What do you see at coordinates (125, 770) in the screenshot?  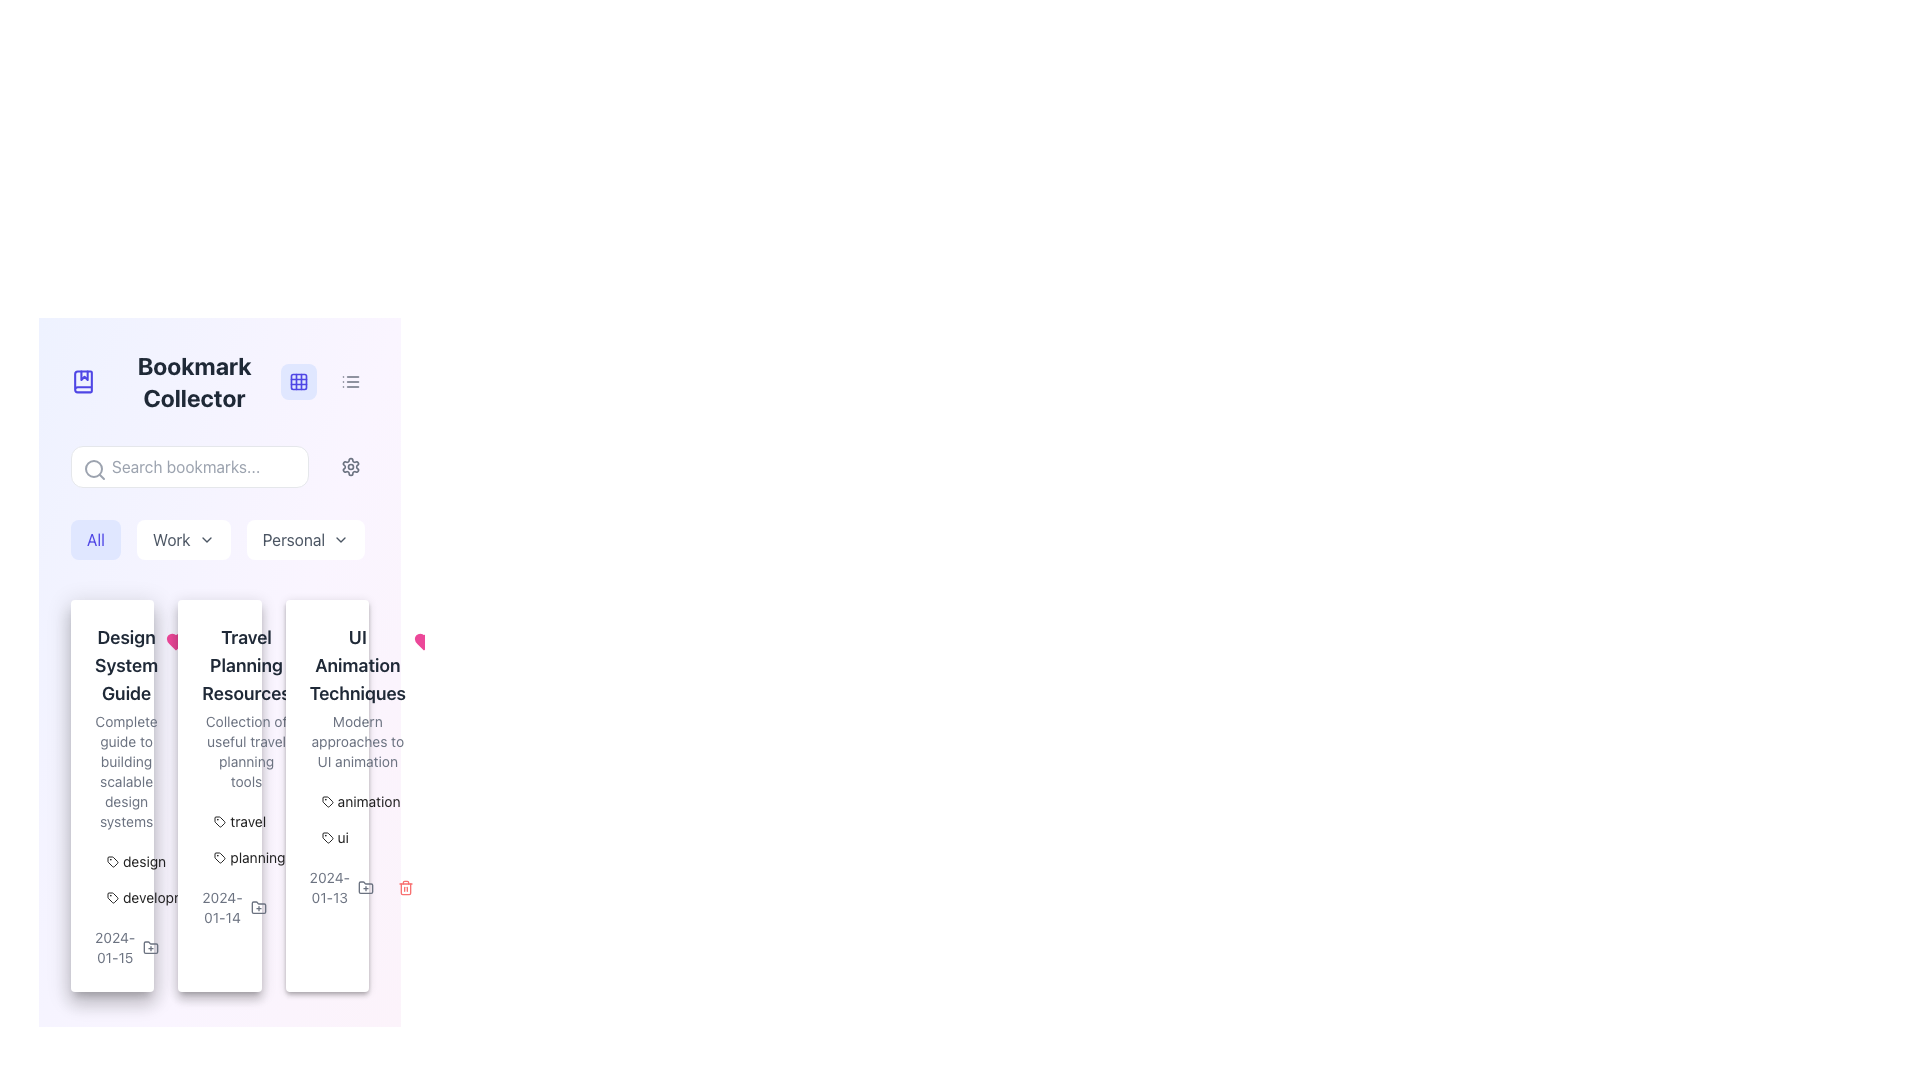 I see `the text block directly below the 'Design System Guide' subtitle within the card-like interface element` at bounding box center [125, 770].